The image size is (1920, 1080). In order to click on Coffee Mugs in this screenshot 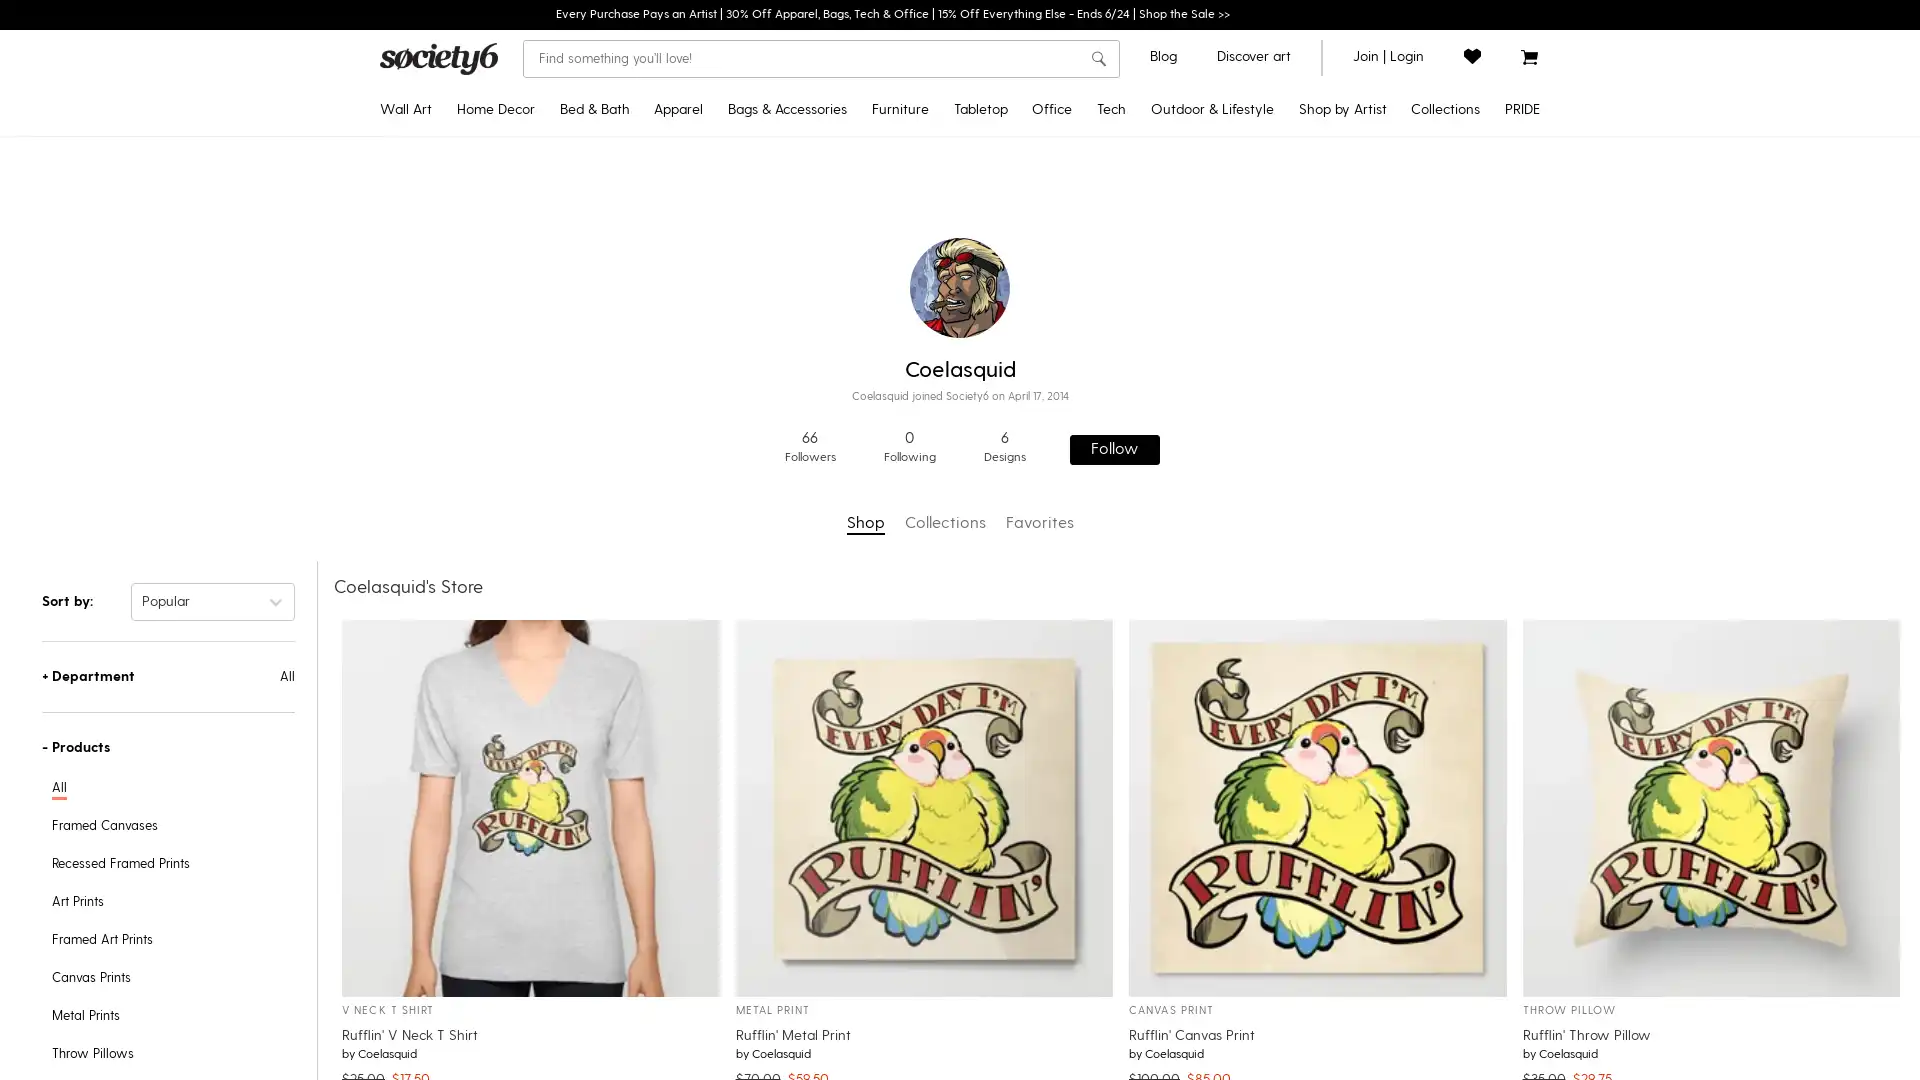, I will do `click(1017, 160)`.